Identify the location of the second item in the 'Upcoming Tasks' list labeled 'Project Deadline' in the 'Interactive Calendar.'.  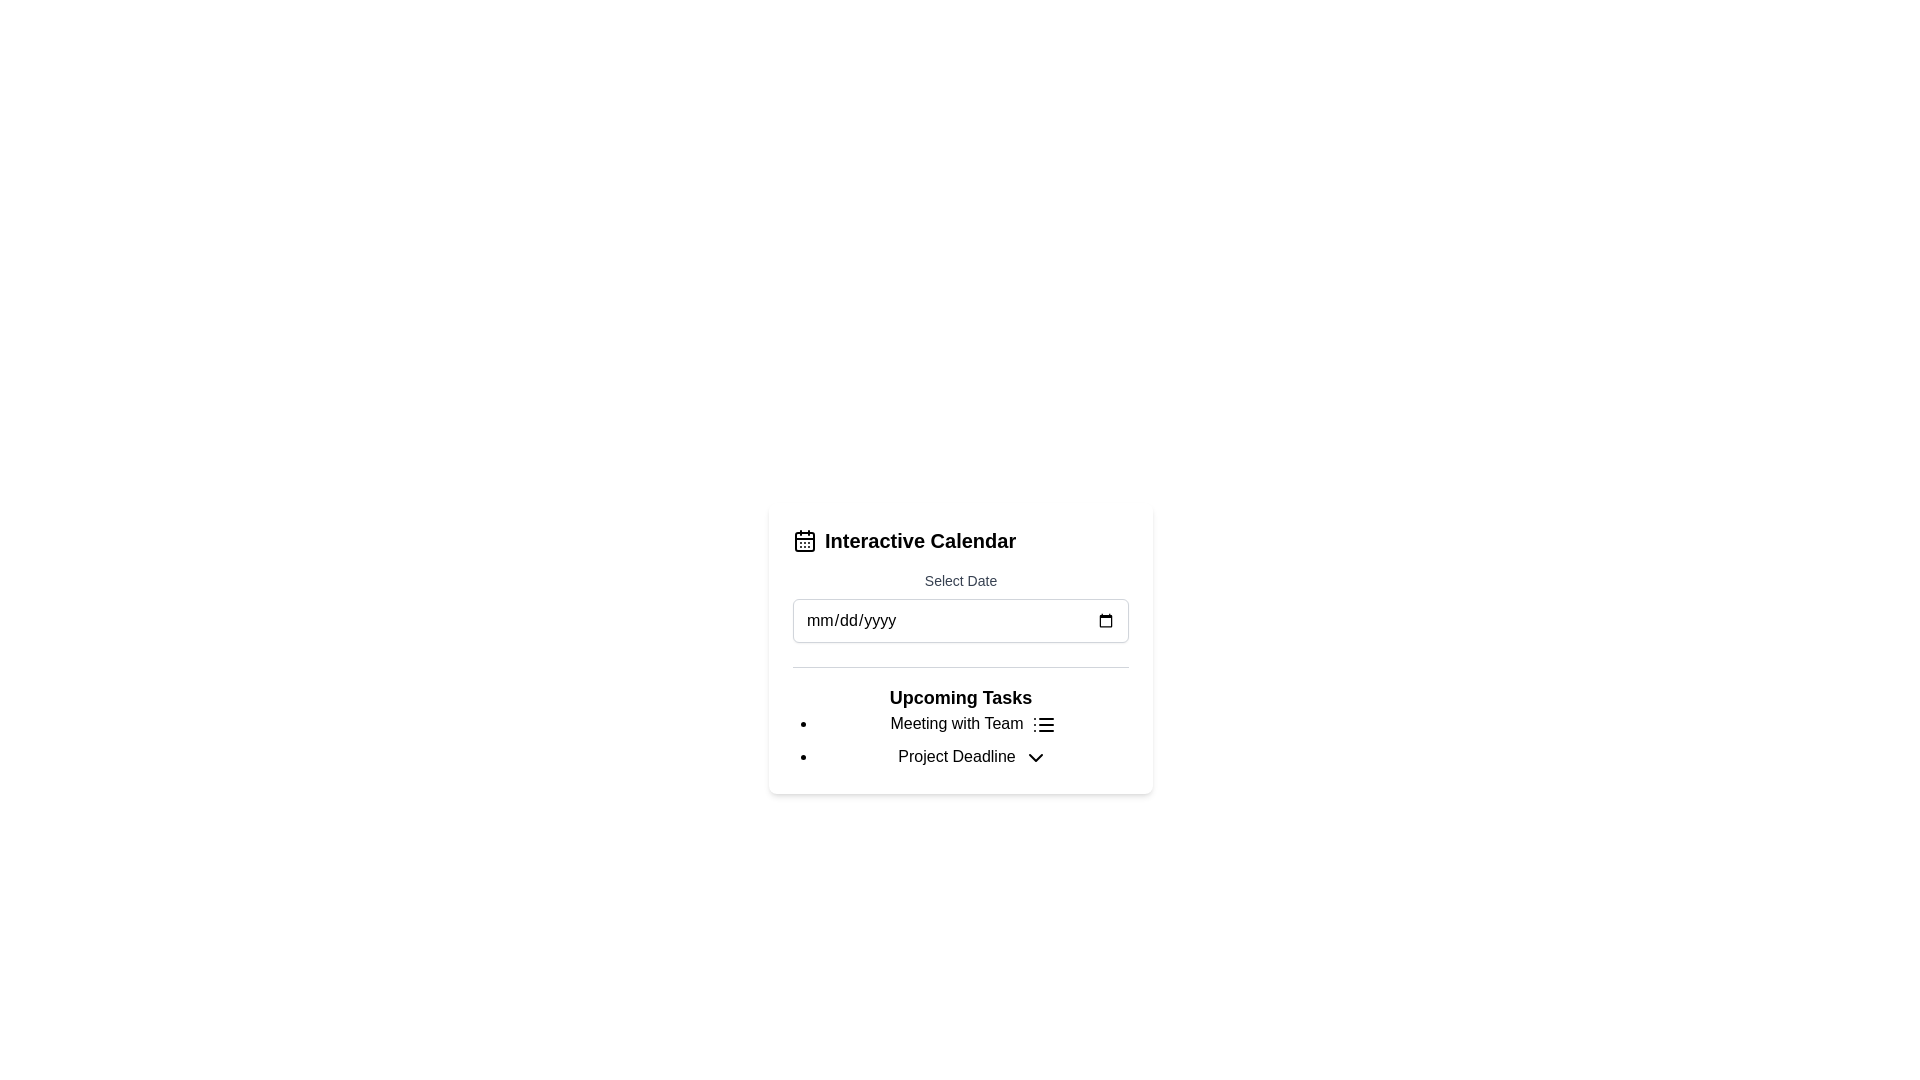
(973, 756).